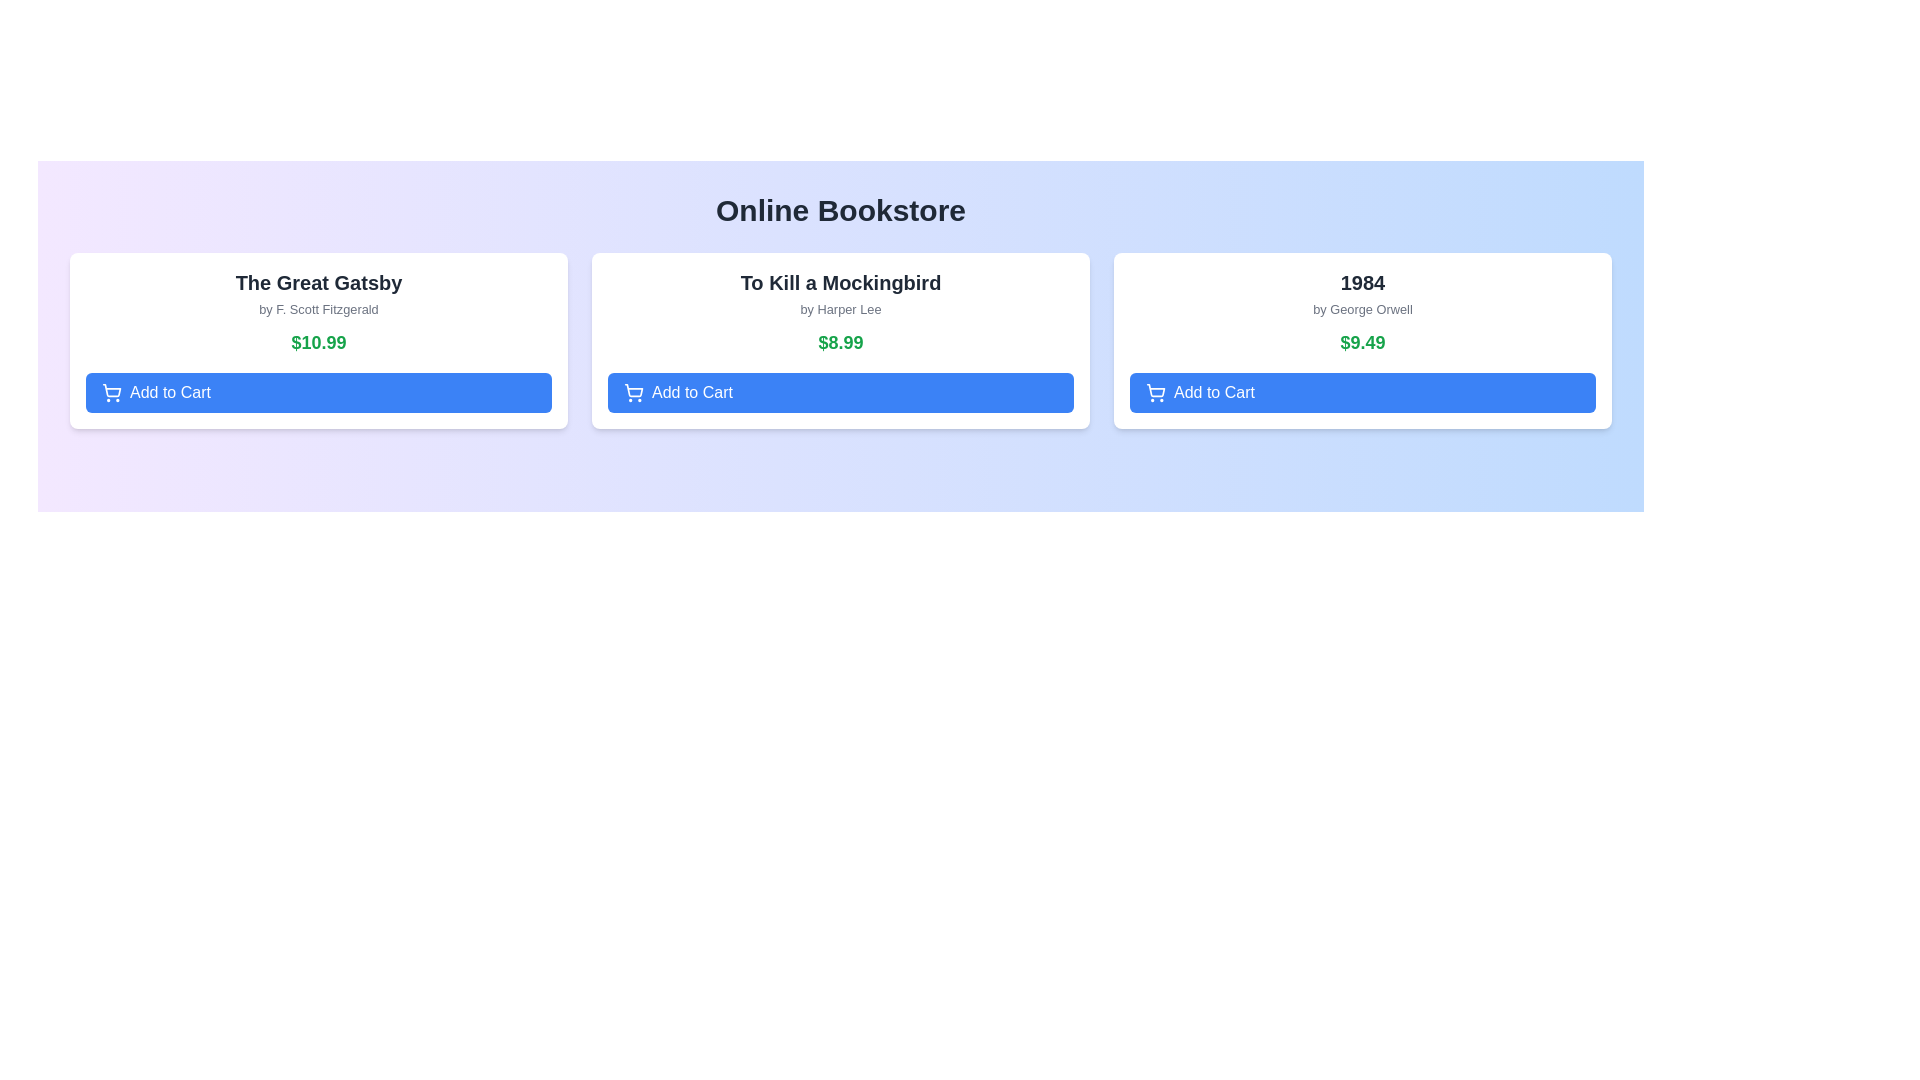 The image size is (1920, 1080). I want to click on the icon representing the action of adding 'To Kill a Mockingbird' to the shopping cart, located in the second card of the bookstore interface, so click(632, 390).